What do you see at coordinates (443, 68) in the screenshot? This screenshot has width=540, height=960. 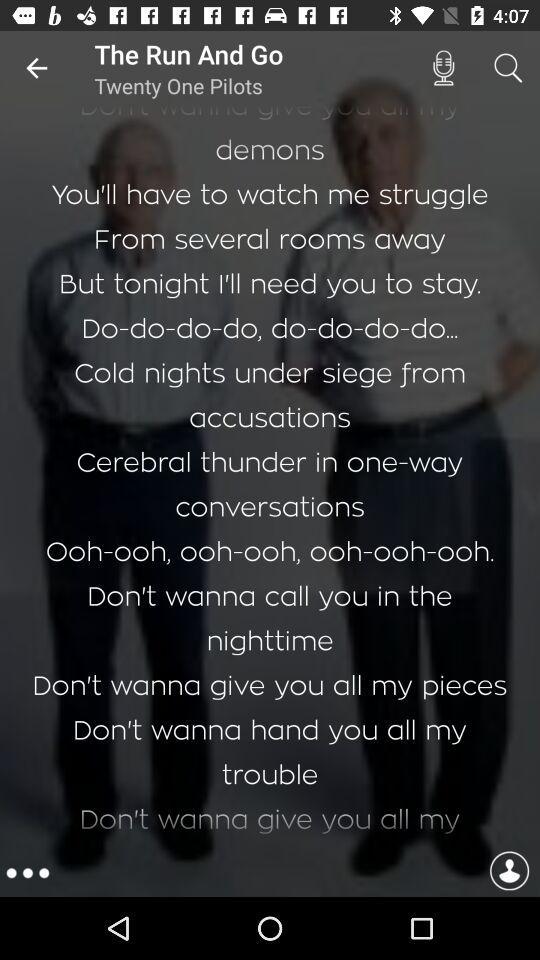 I see `item to the right of the run and item` at bounding box center [443, 68].